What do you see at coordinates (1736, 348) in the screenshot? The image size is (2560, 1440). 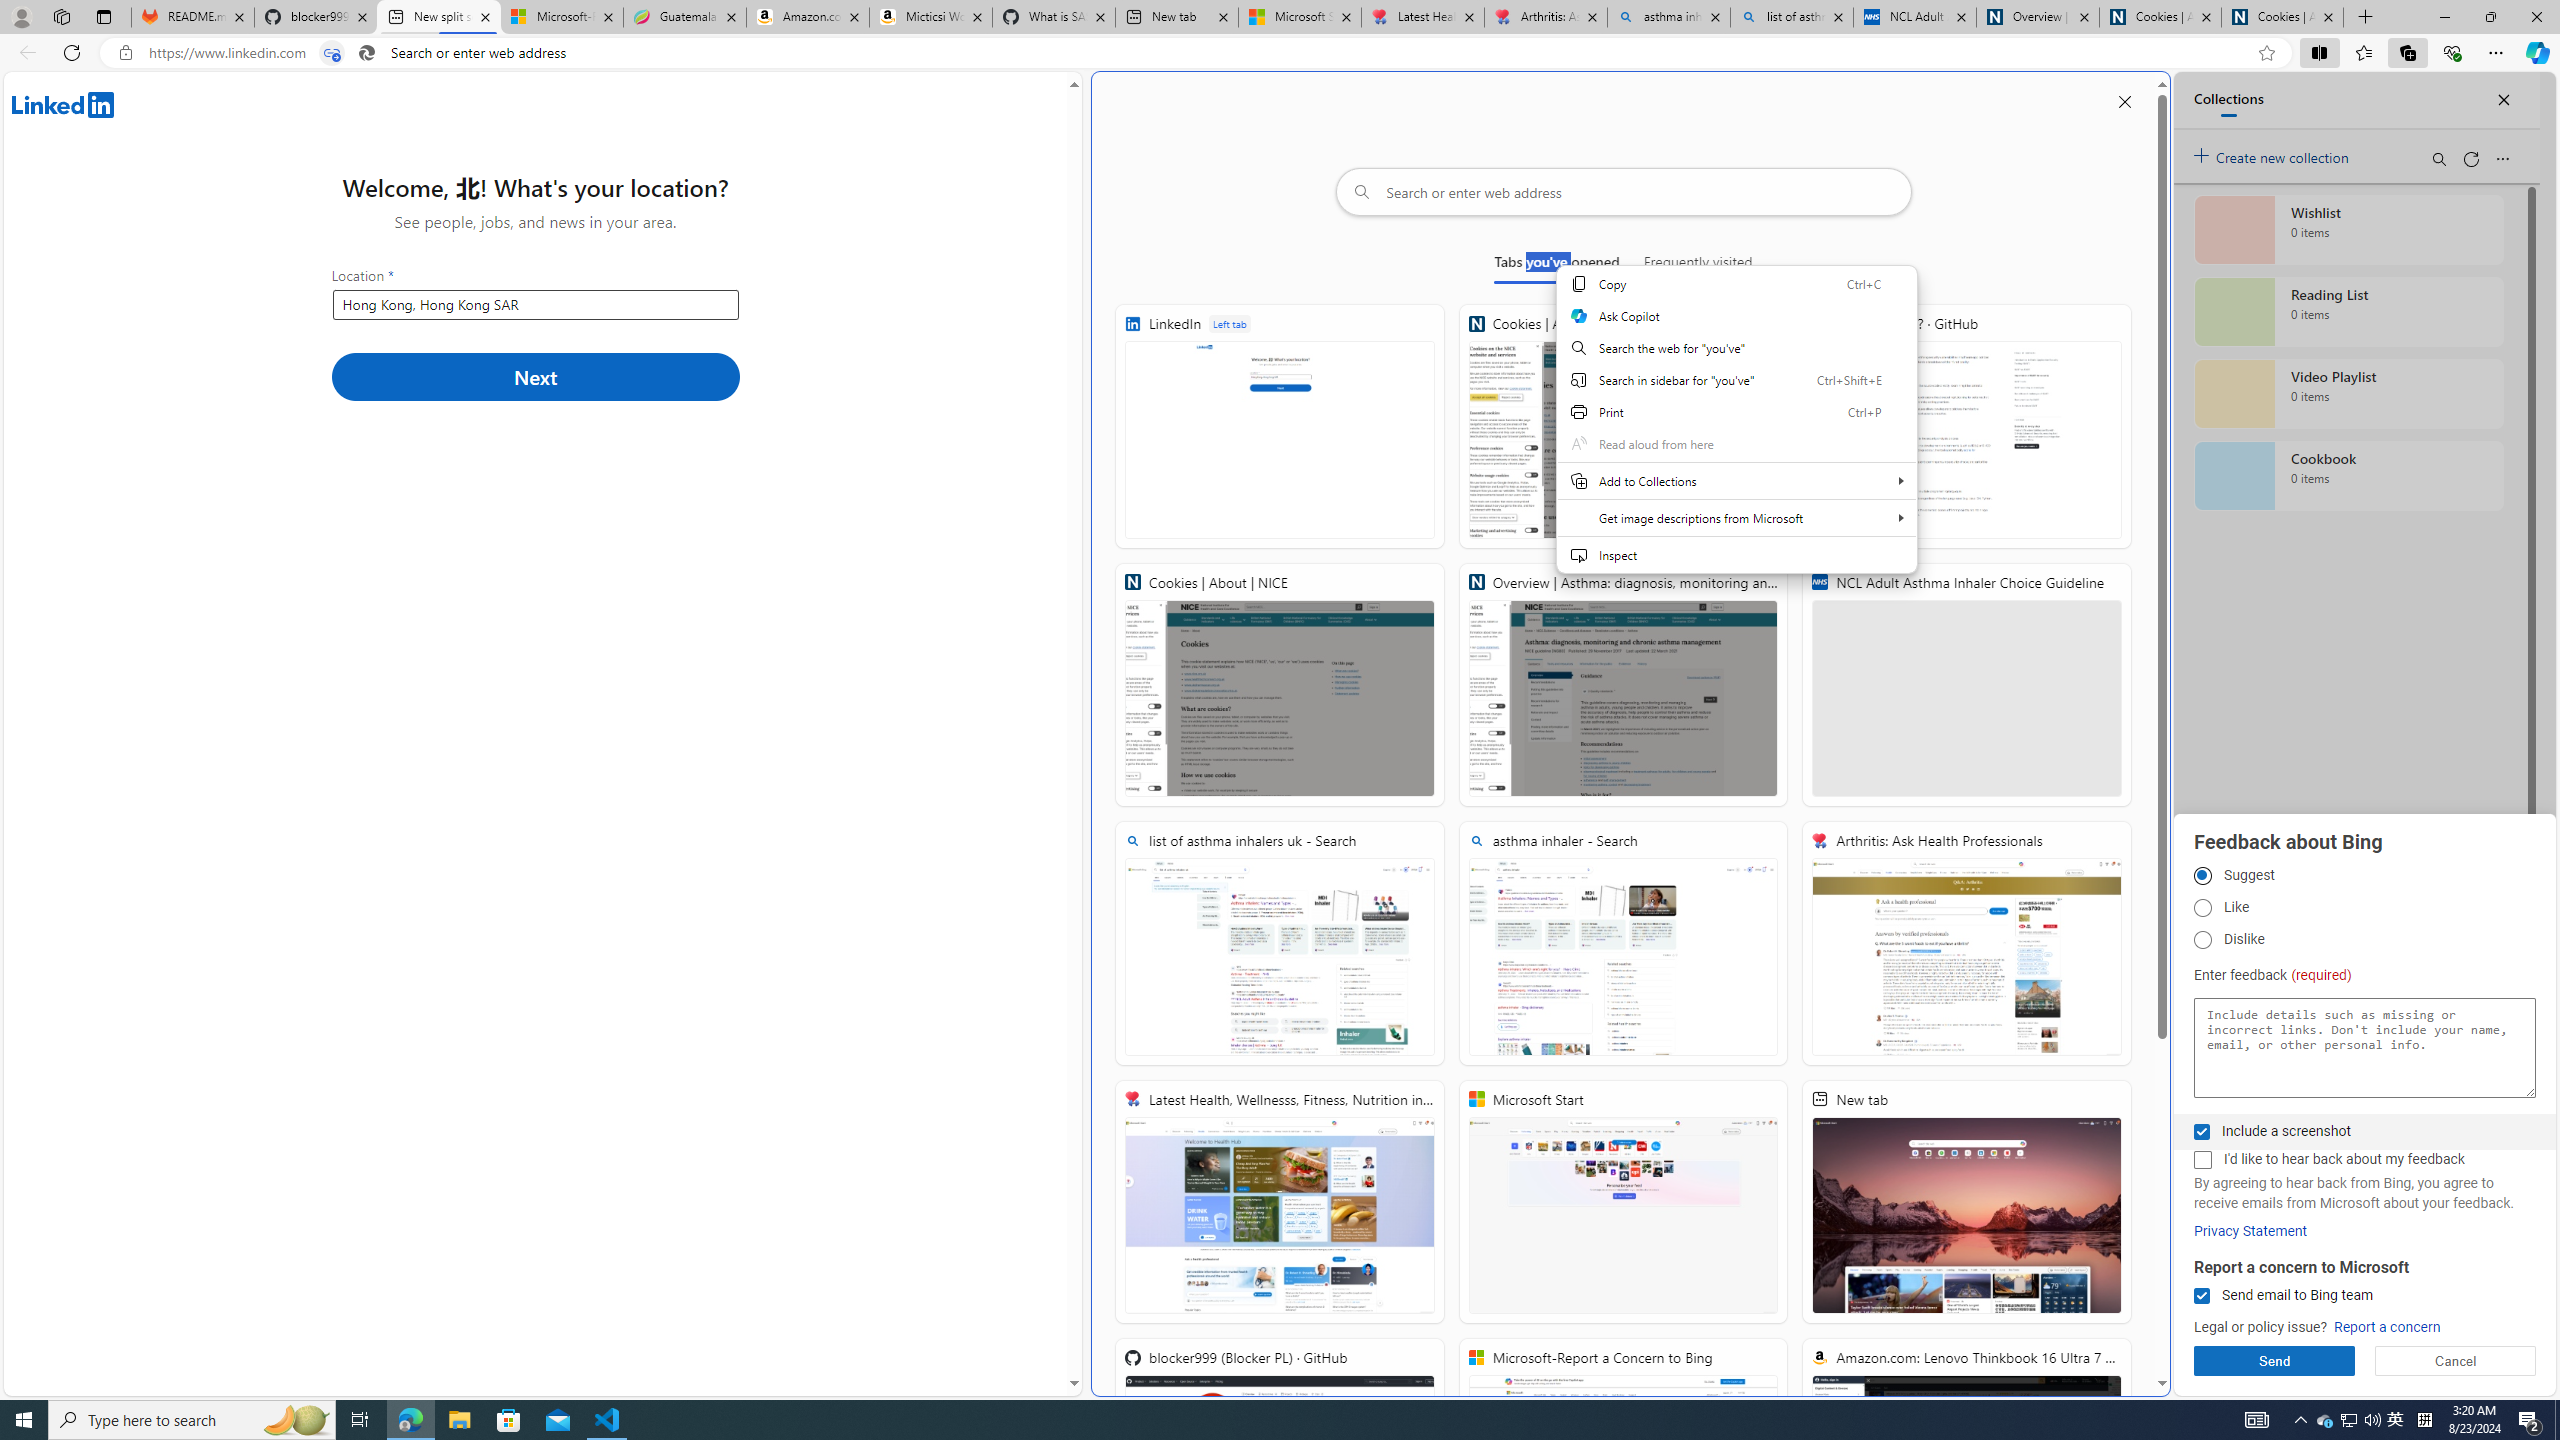 I see `'Search the web for "you'` at bounding box center [1736, 348].